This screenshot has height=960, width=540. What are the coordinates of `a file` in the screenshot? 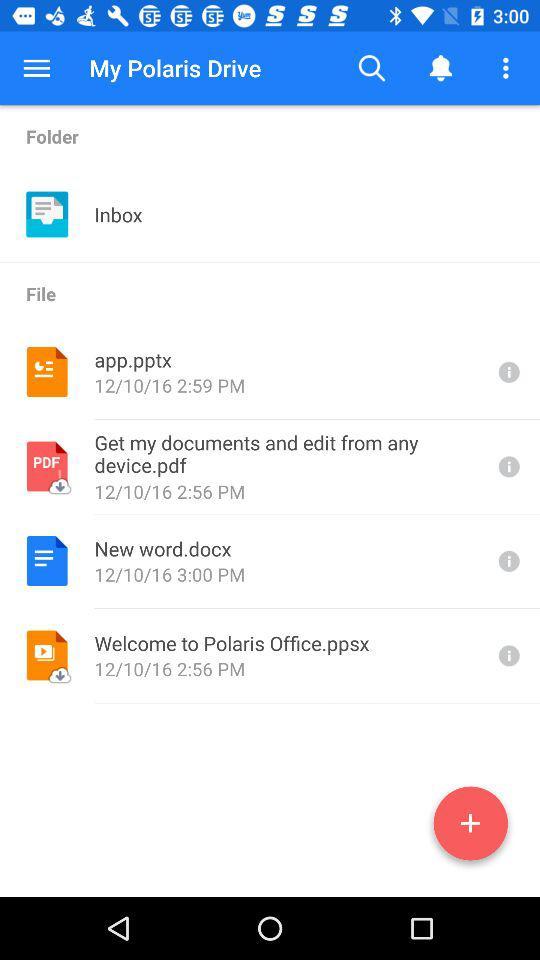 It's located at (470, 827).